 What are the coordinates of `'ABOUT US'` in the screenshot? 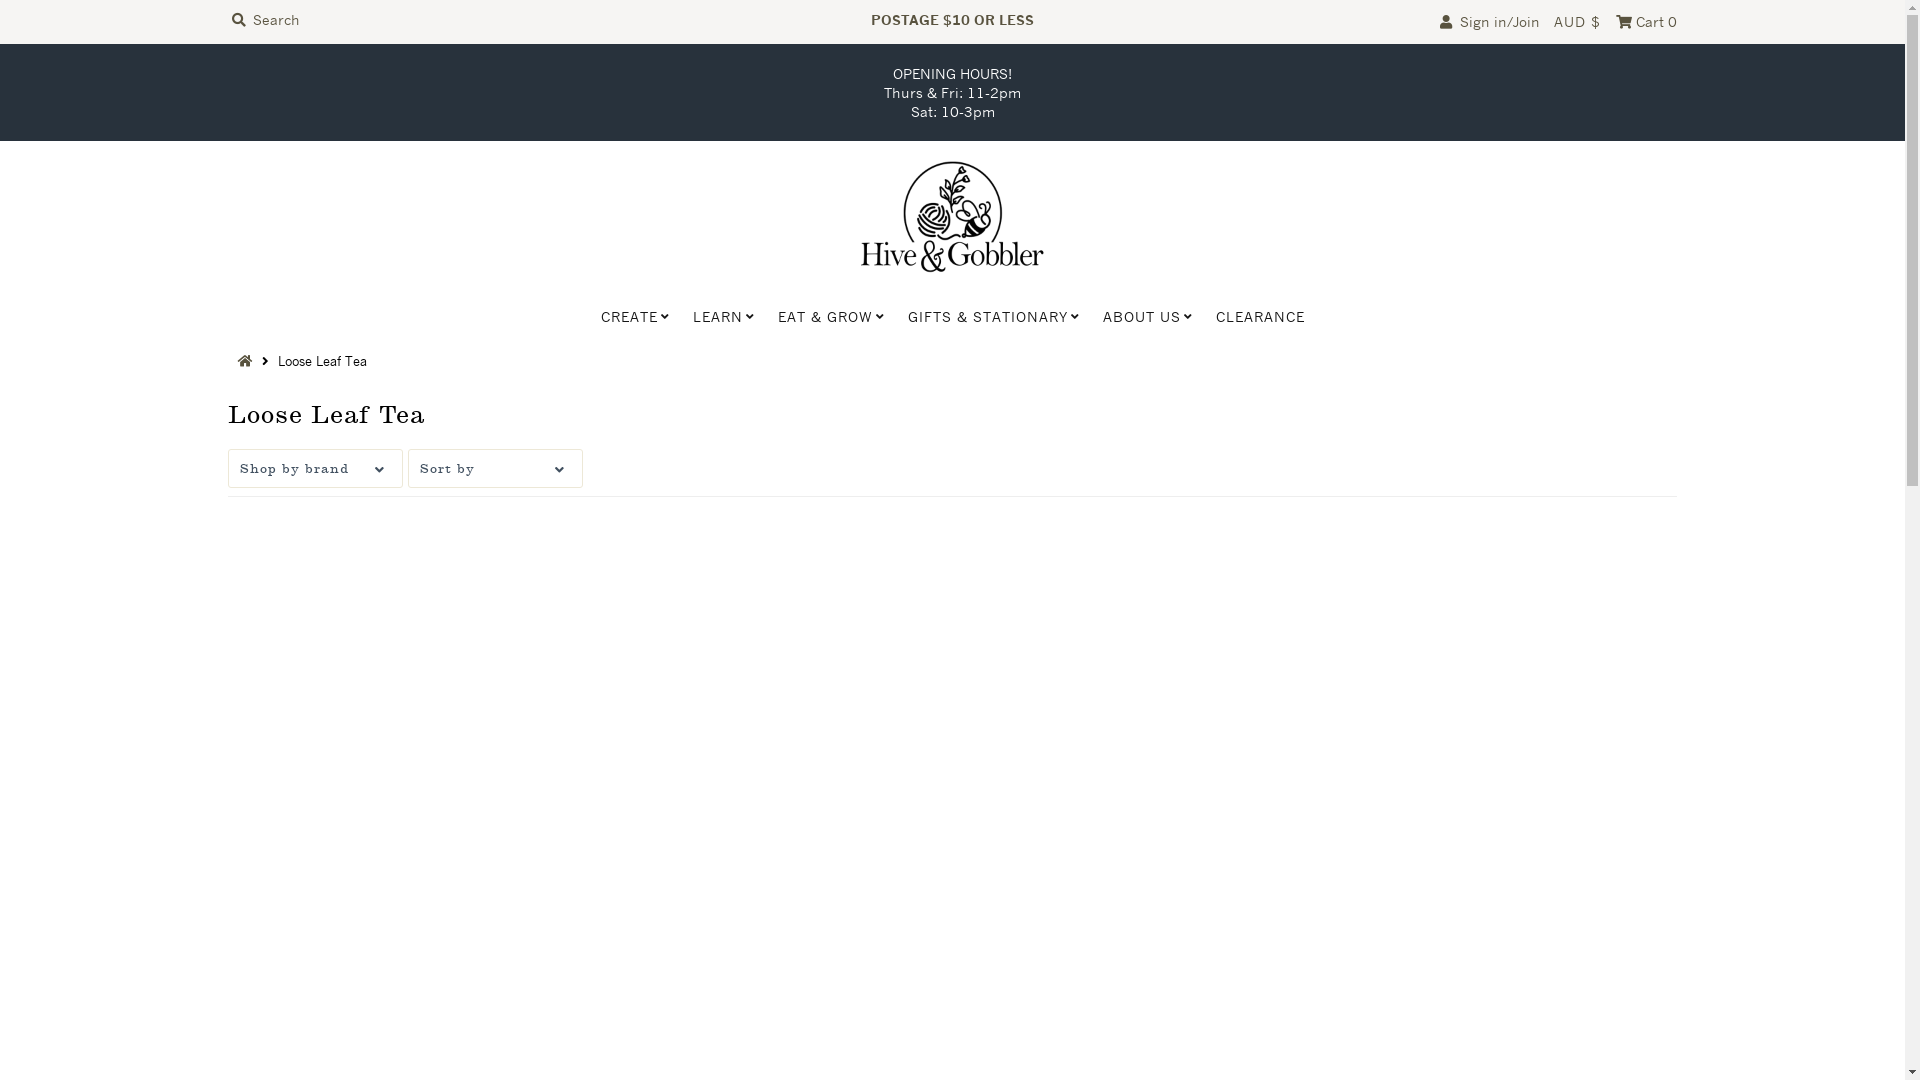 It's located at (1087, 315).